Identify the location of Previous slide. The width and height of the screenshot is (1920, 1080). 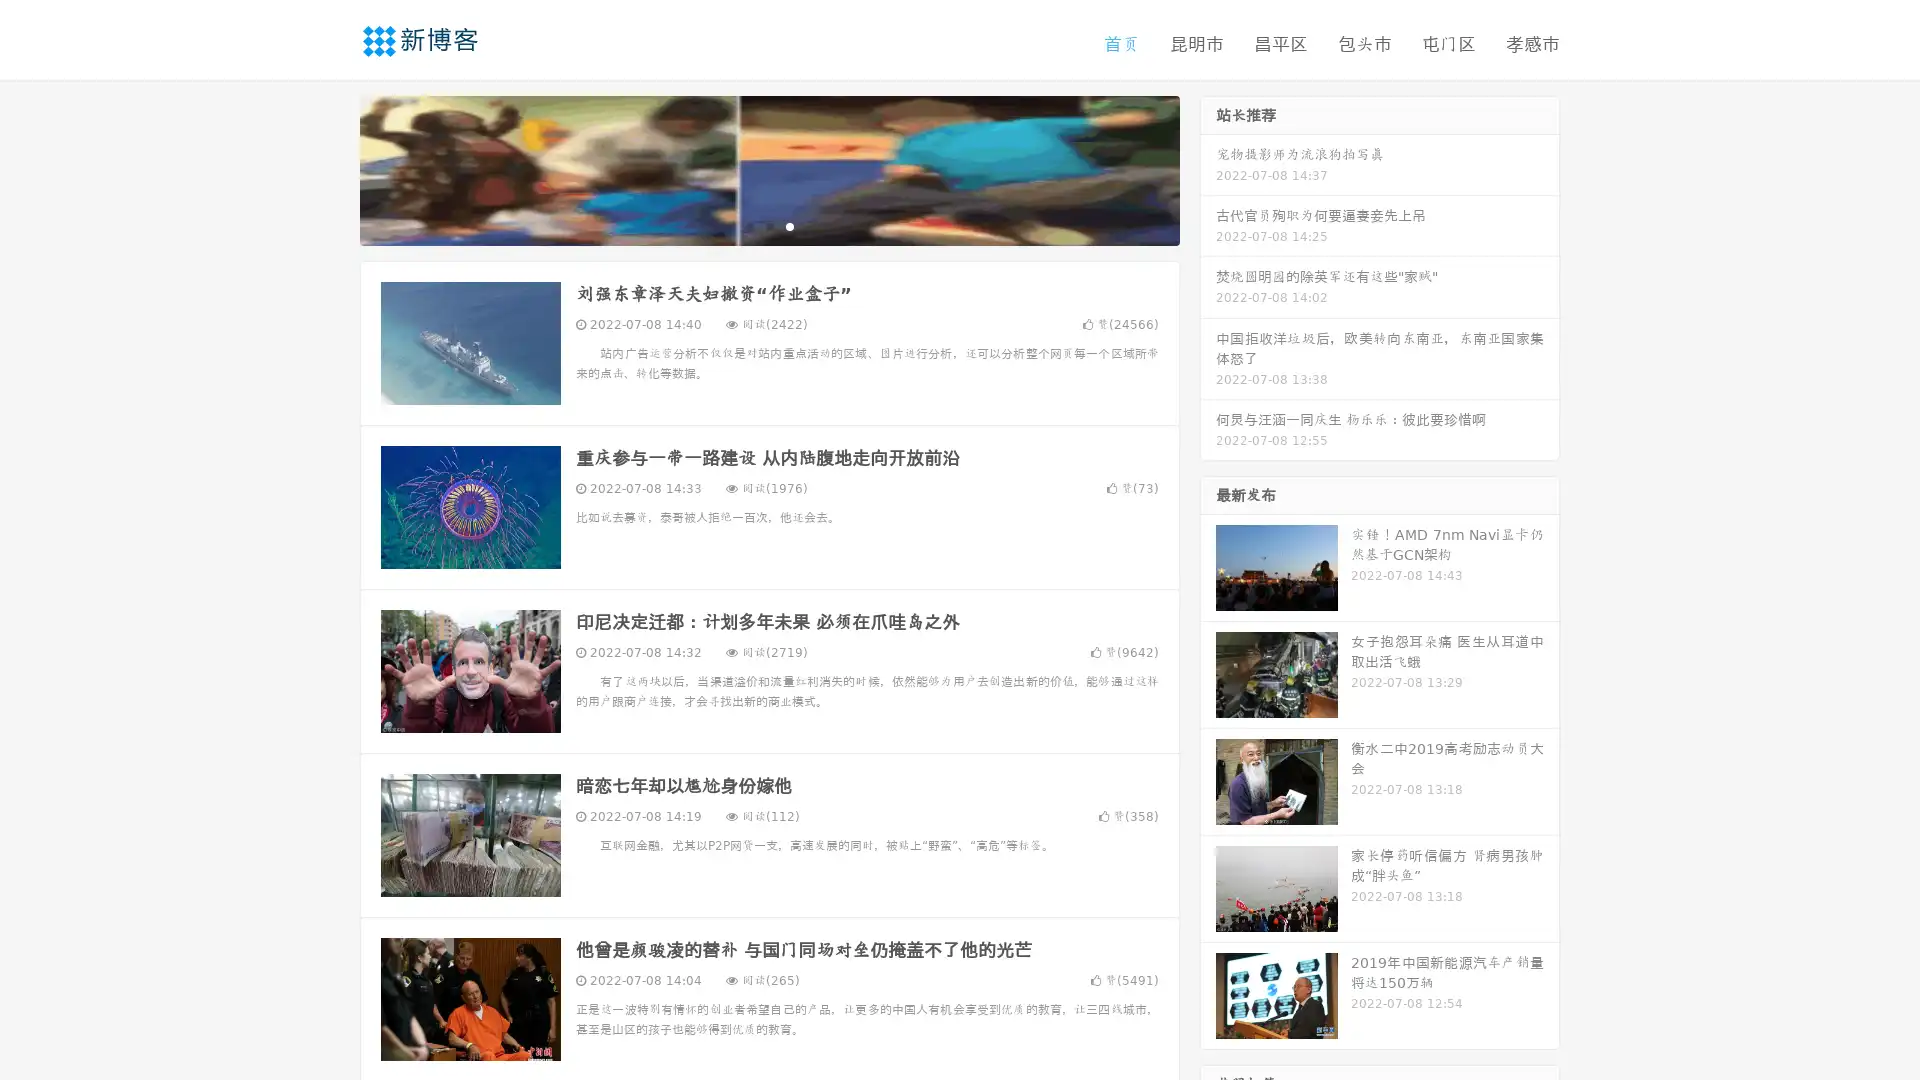
(330, 168).